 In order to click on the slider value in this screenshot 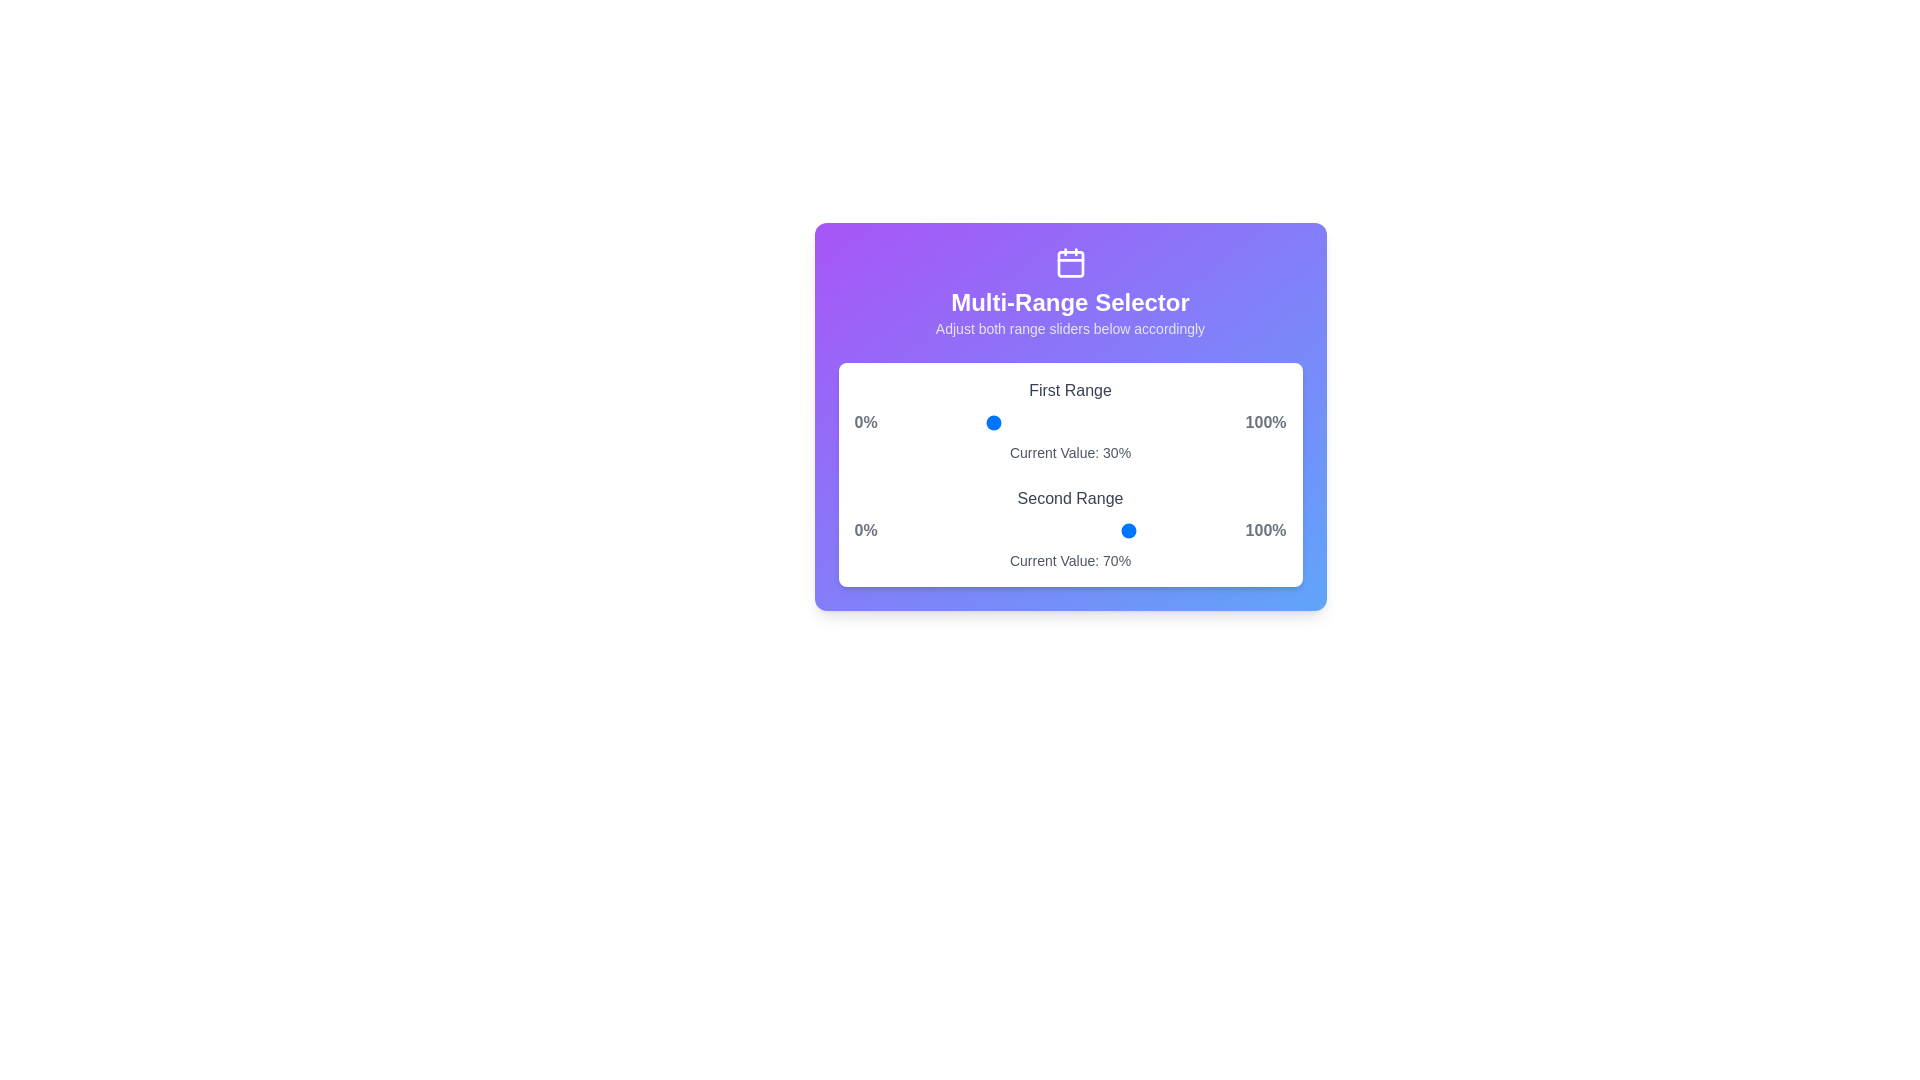, I will do `click(1170, 422)`.